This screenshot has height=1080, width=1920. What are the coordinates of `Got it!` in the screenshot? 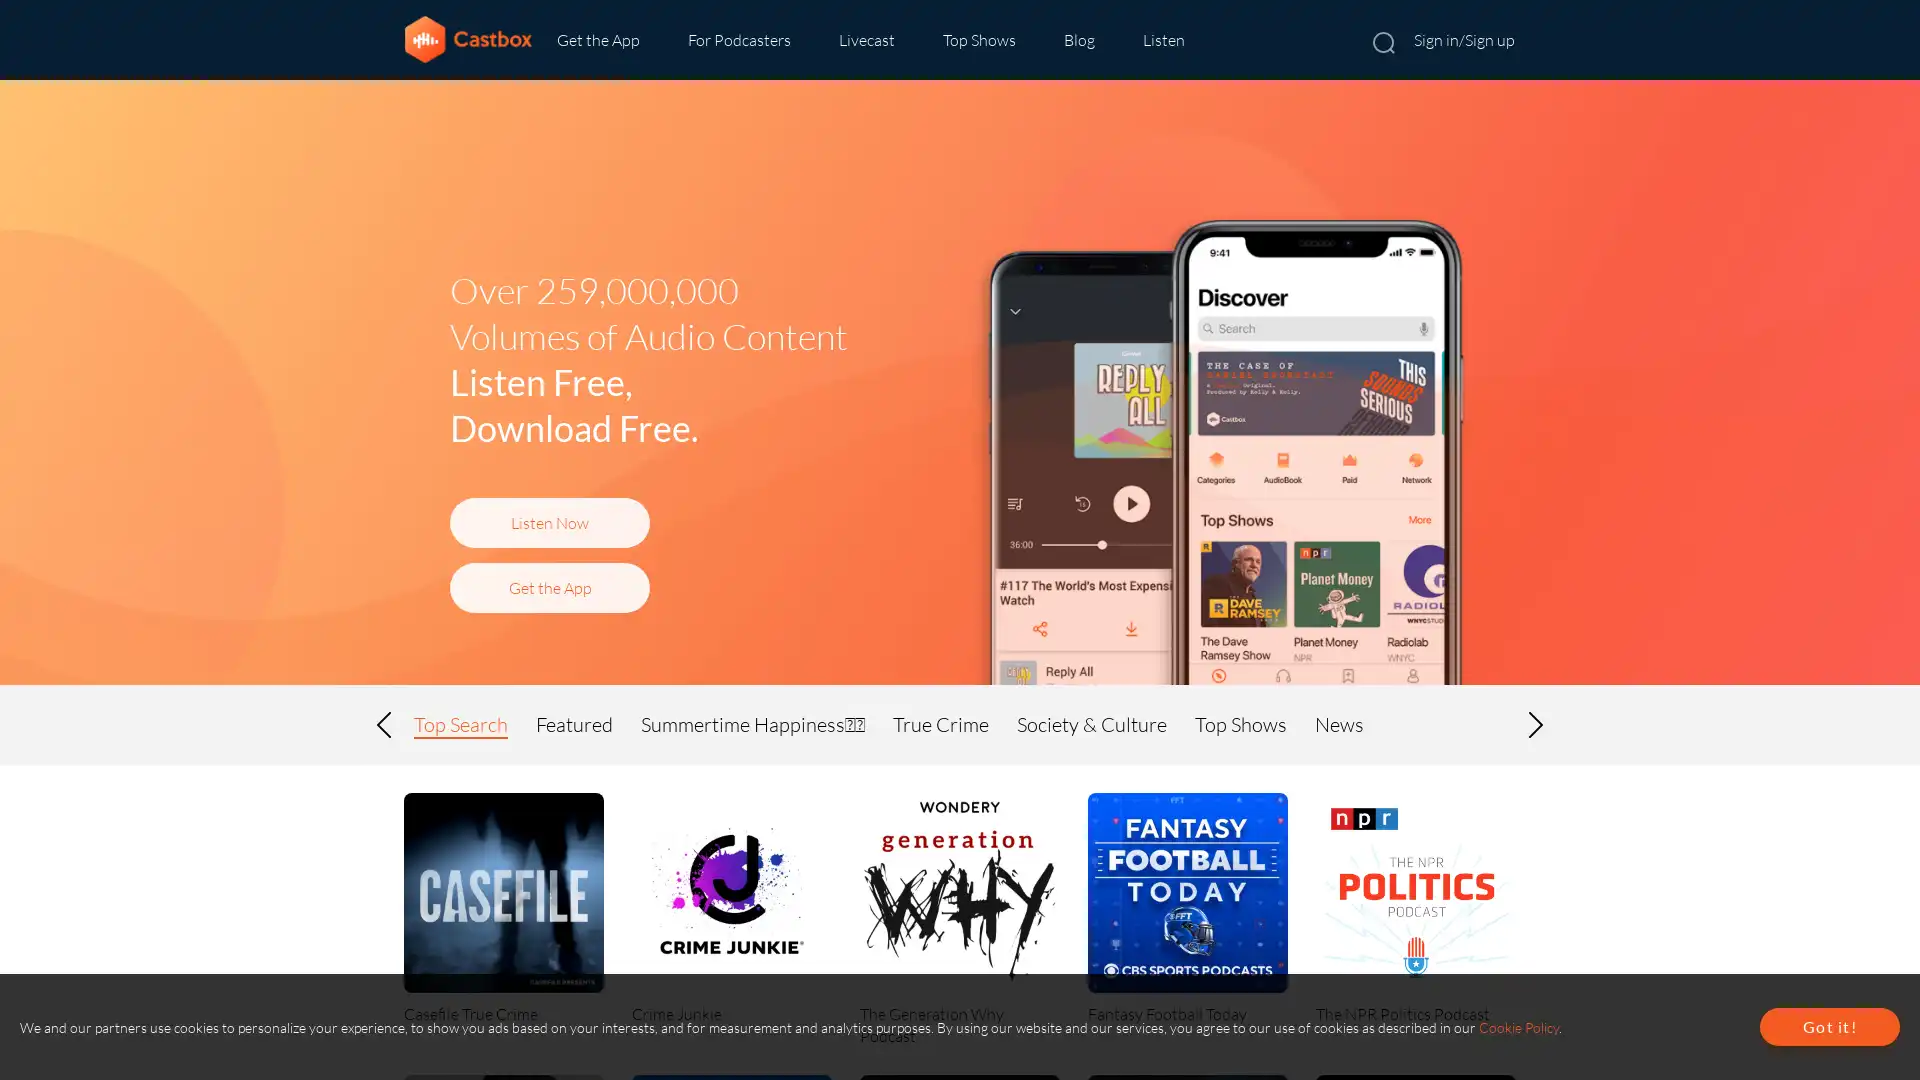 It's located at (1829, 1026).